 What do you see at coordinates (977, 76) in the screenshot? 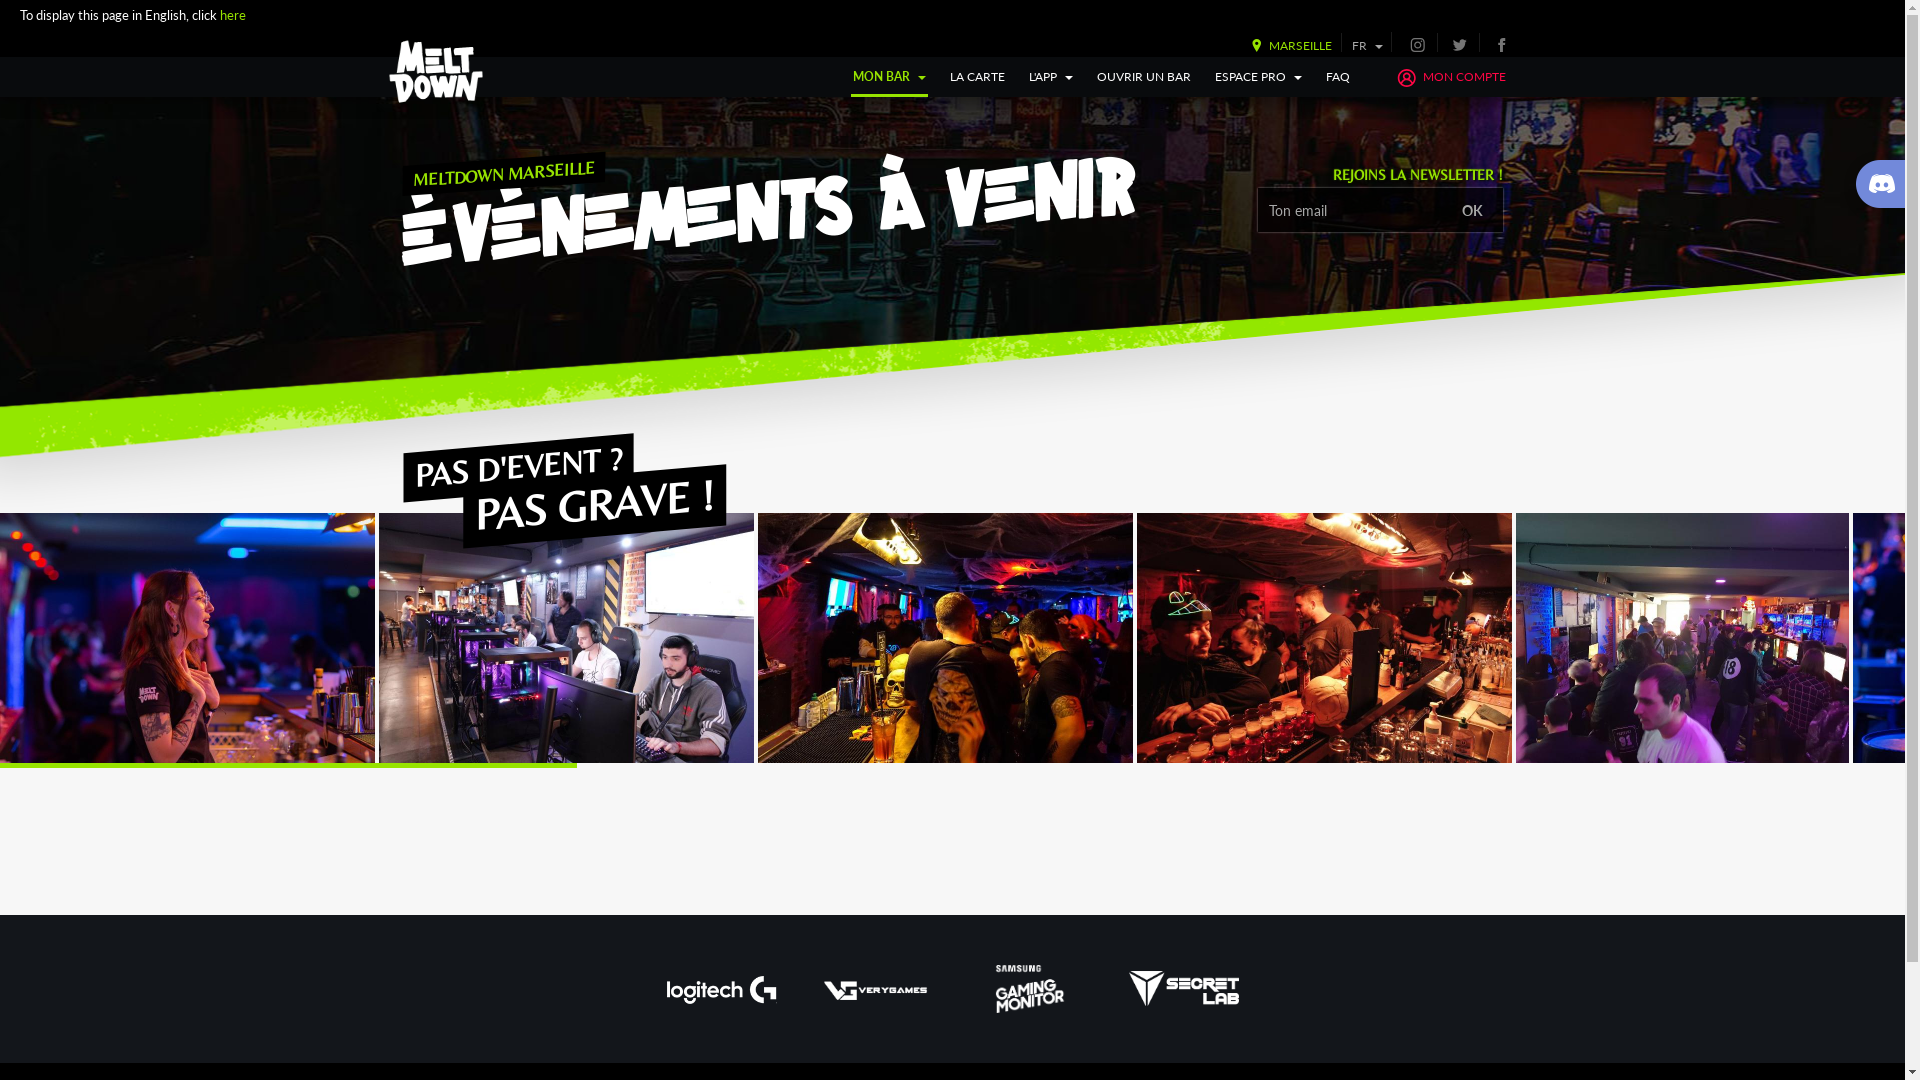
I see `'LA CARTE'` at bounding box center [977, 76].